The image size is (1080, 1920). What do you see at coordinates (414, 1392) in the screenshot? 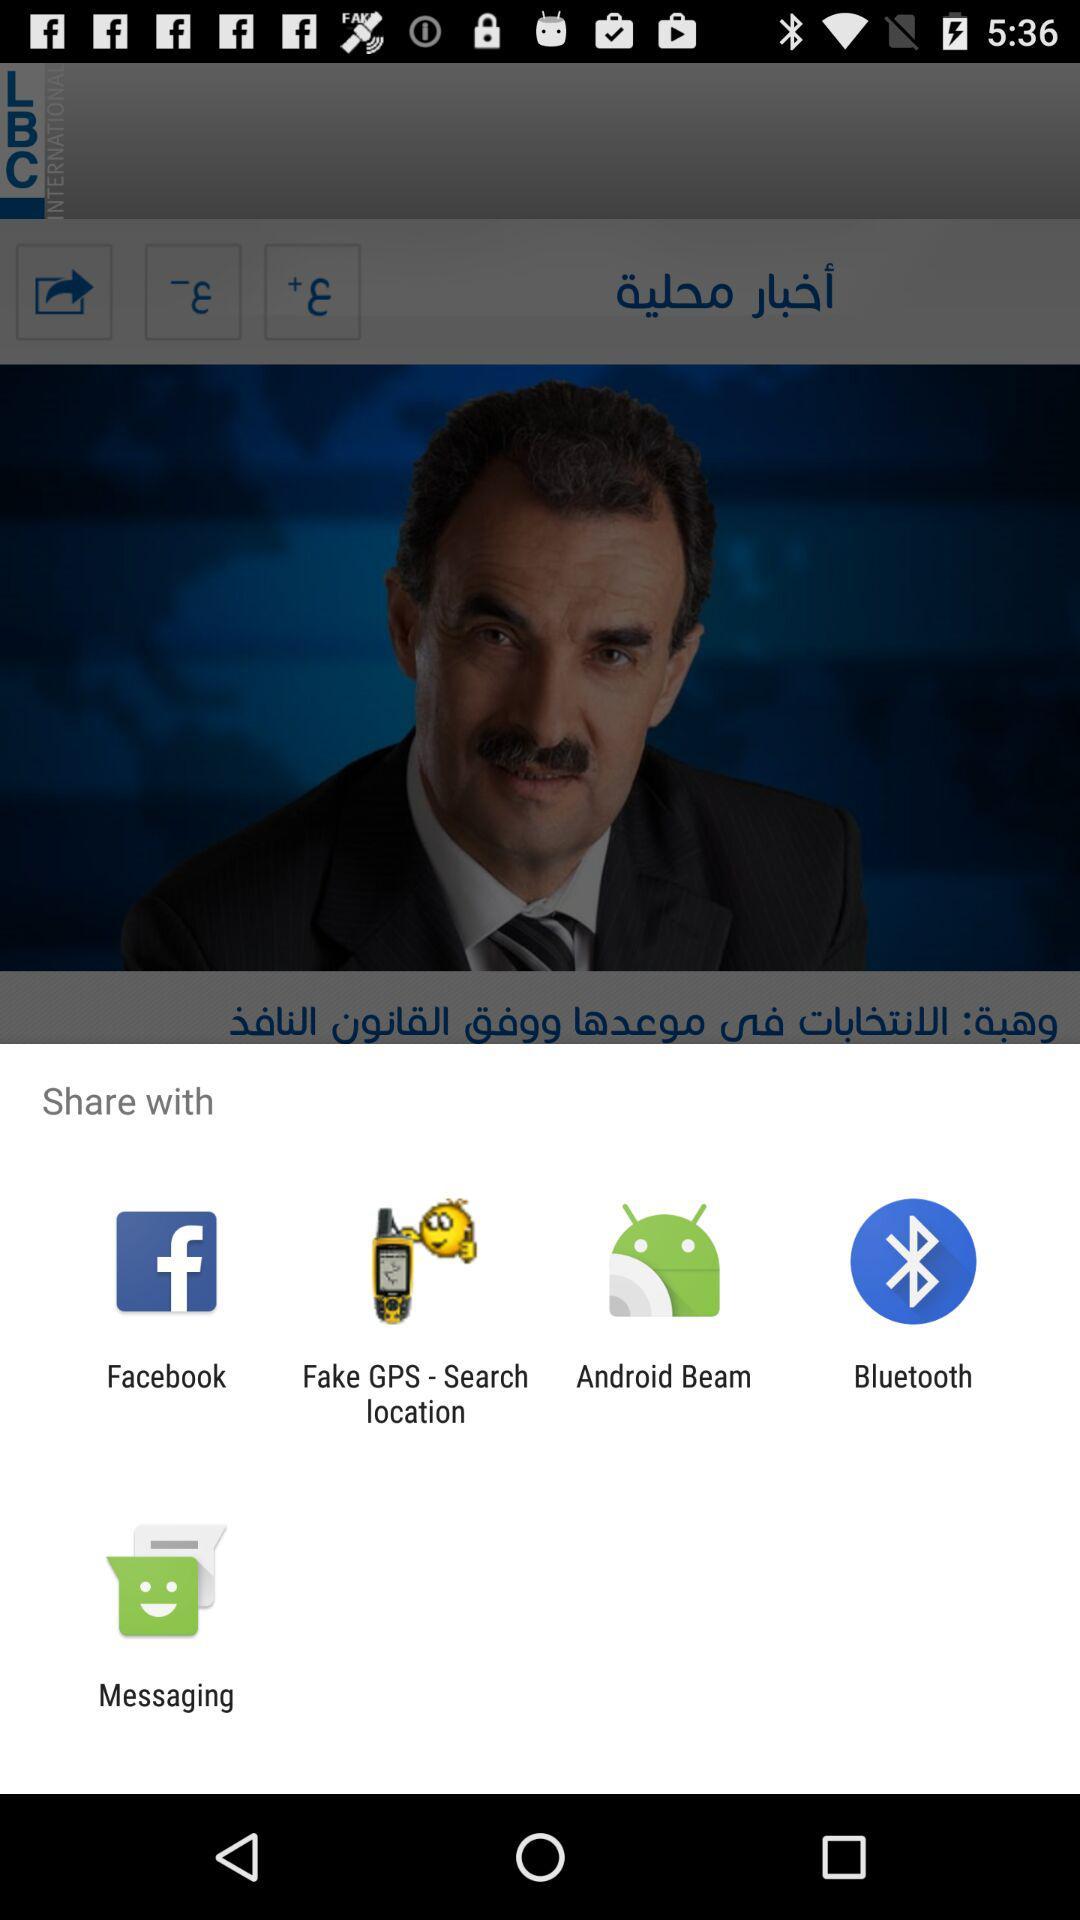
I see `the item to the right of the facebook icon` at bounding box center [414, 1392].